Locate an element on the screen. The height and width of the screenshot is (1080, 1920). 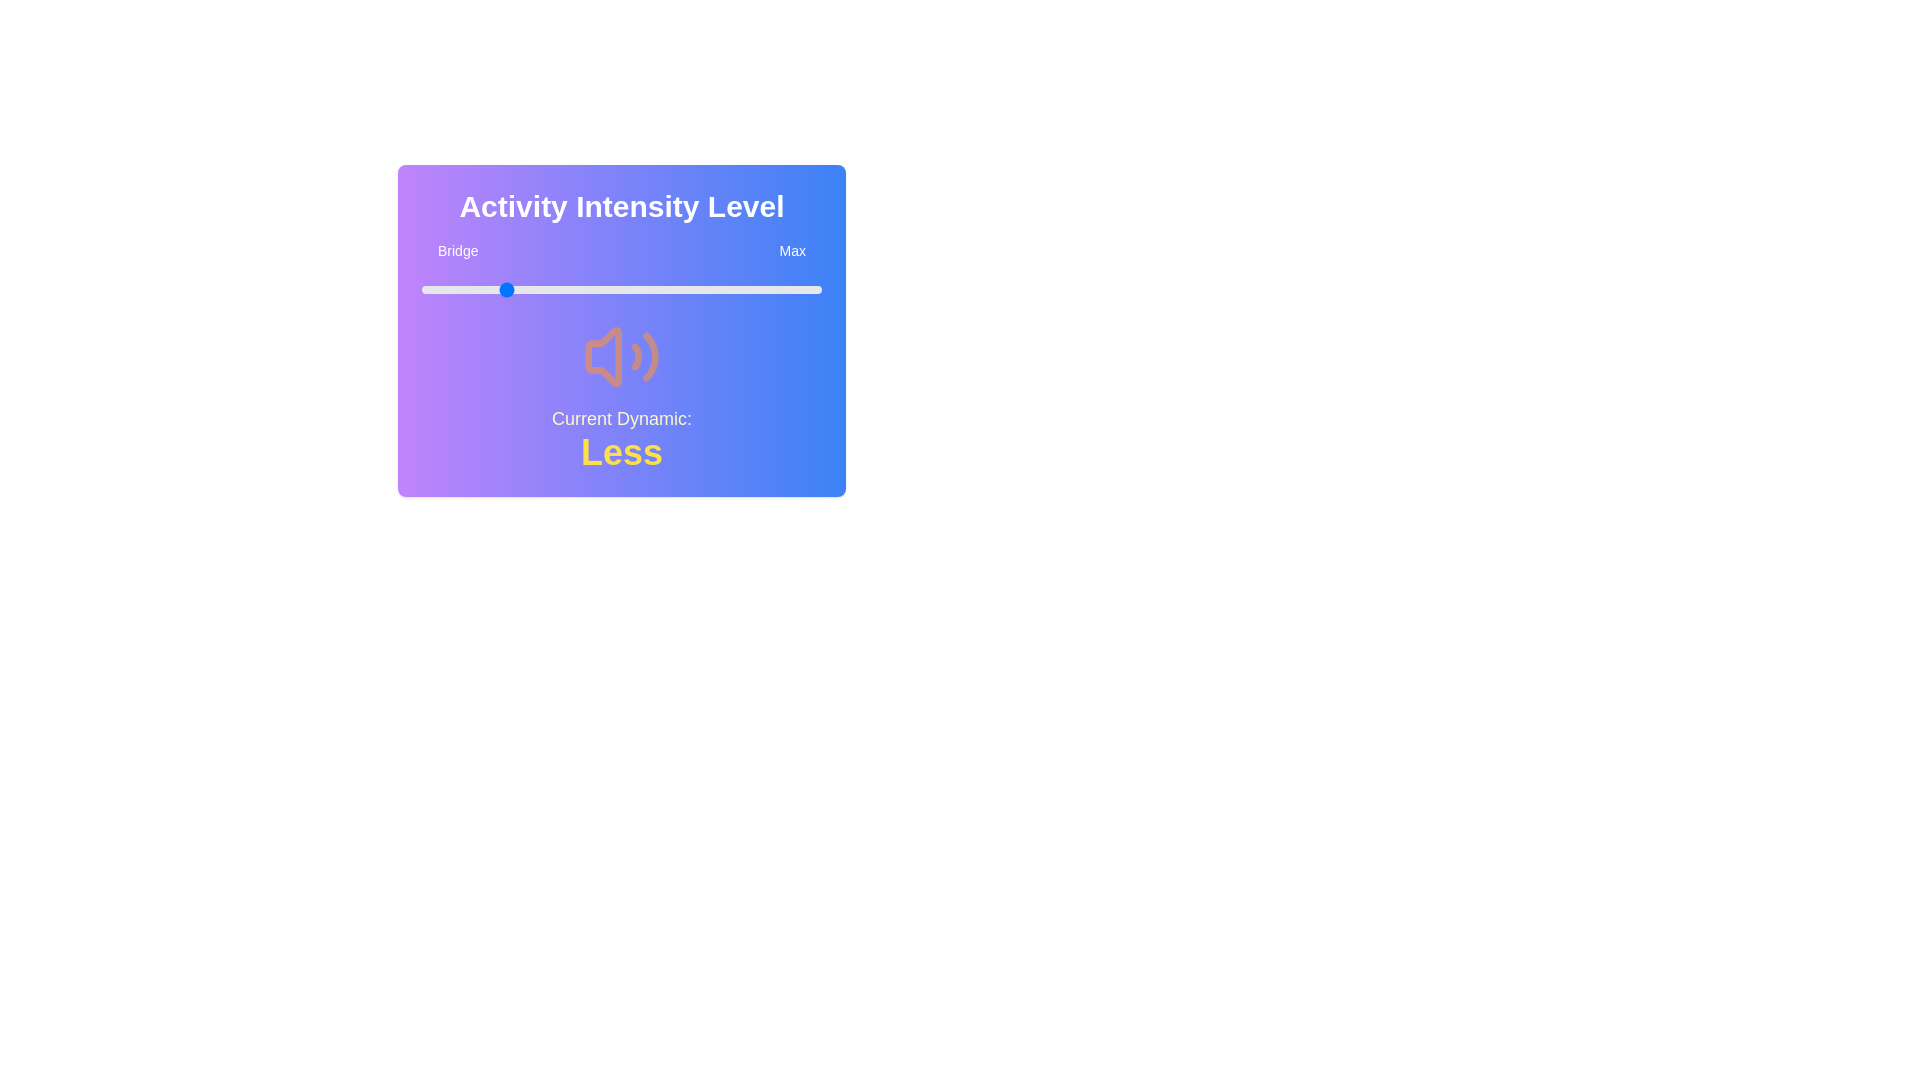
the slider to set the intensity level to 80% is located at coordinates (741, 289).